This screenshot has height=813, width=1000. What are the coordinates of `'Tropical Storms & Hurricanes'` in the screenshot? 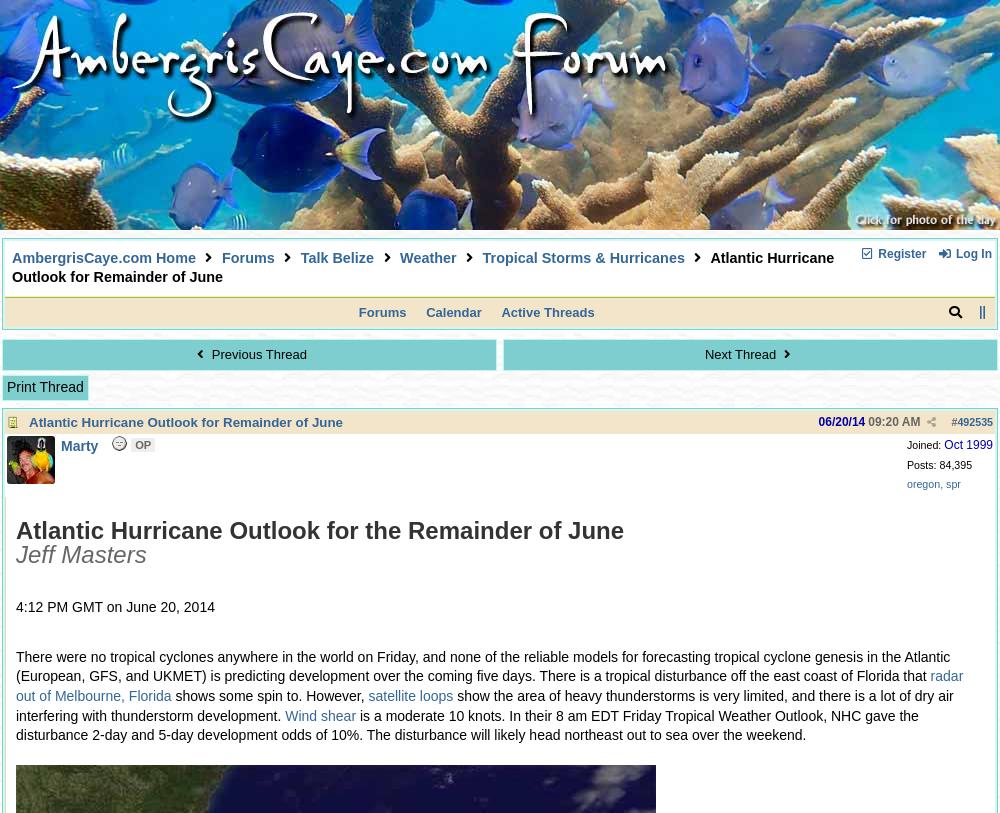 It's located at (481, 255).